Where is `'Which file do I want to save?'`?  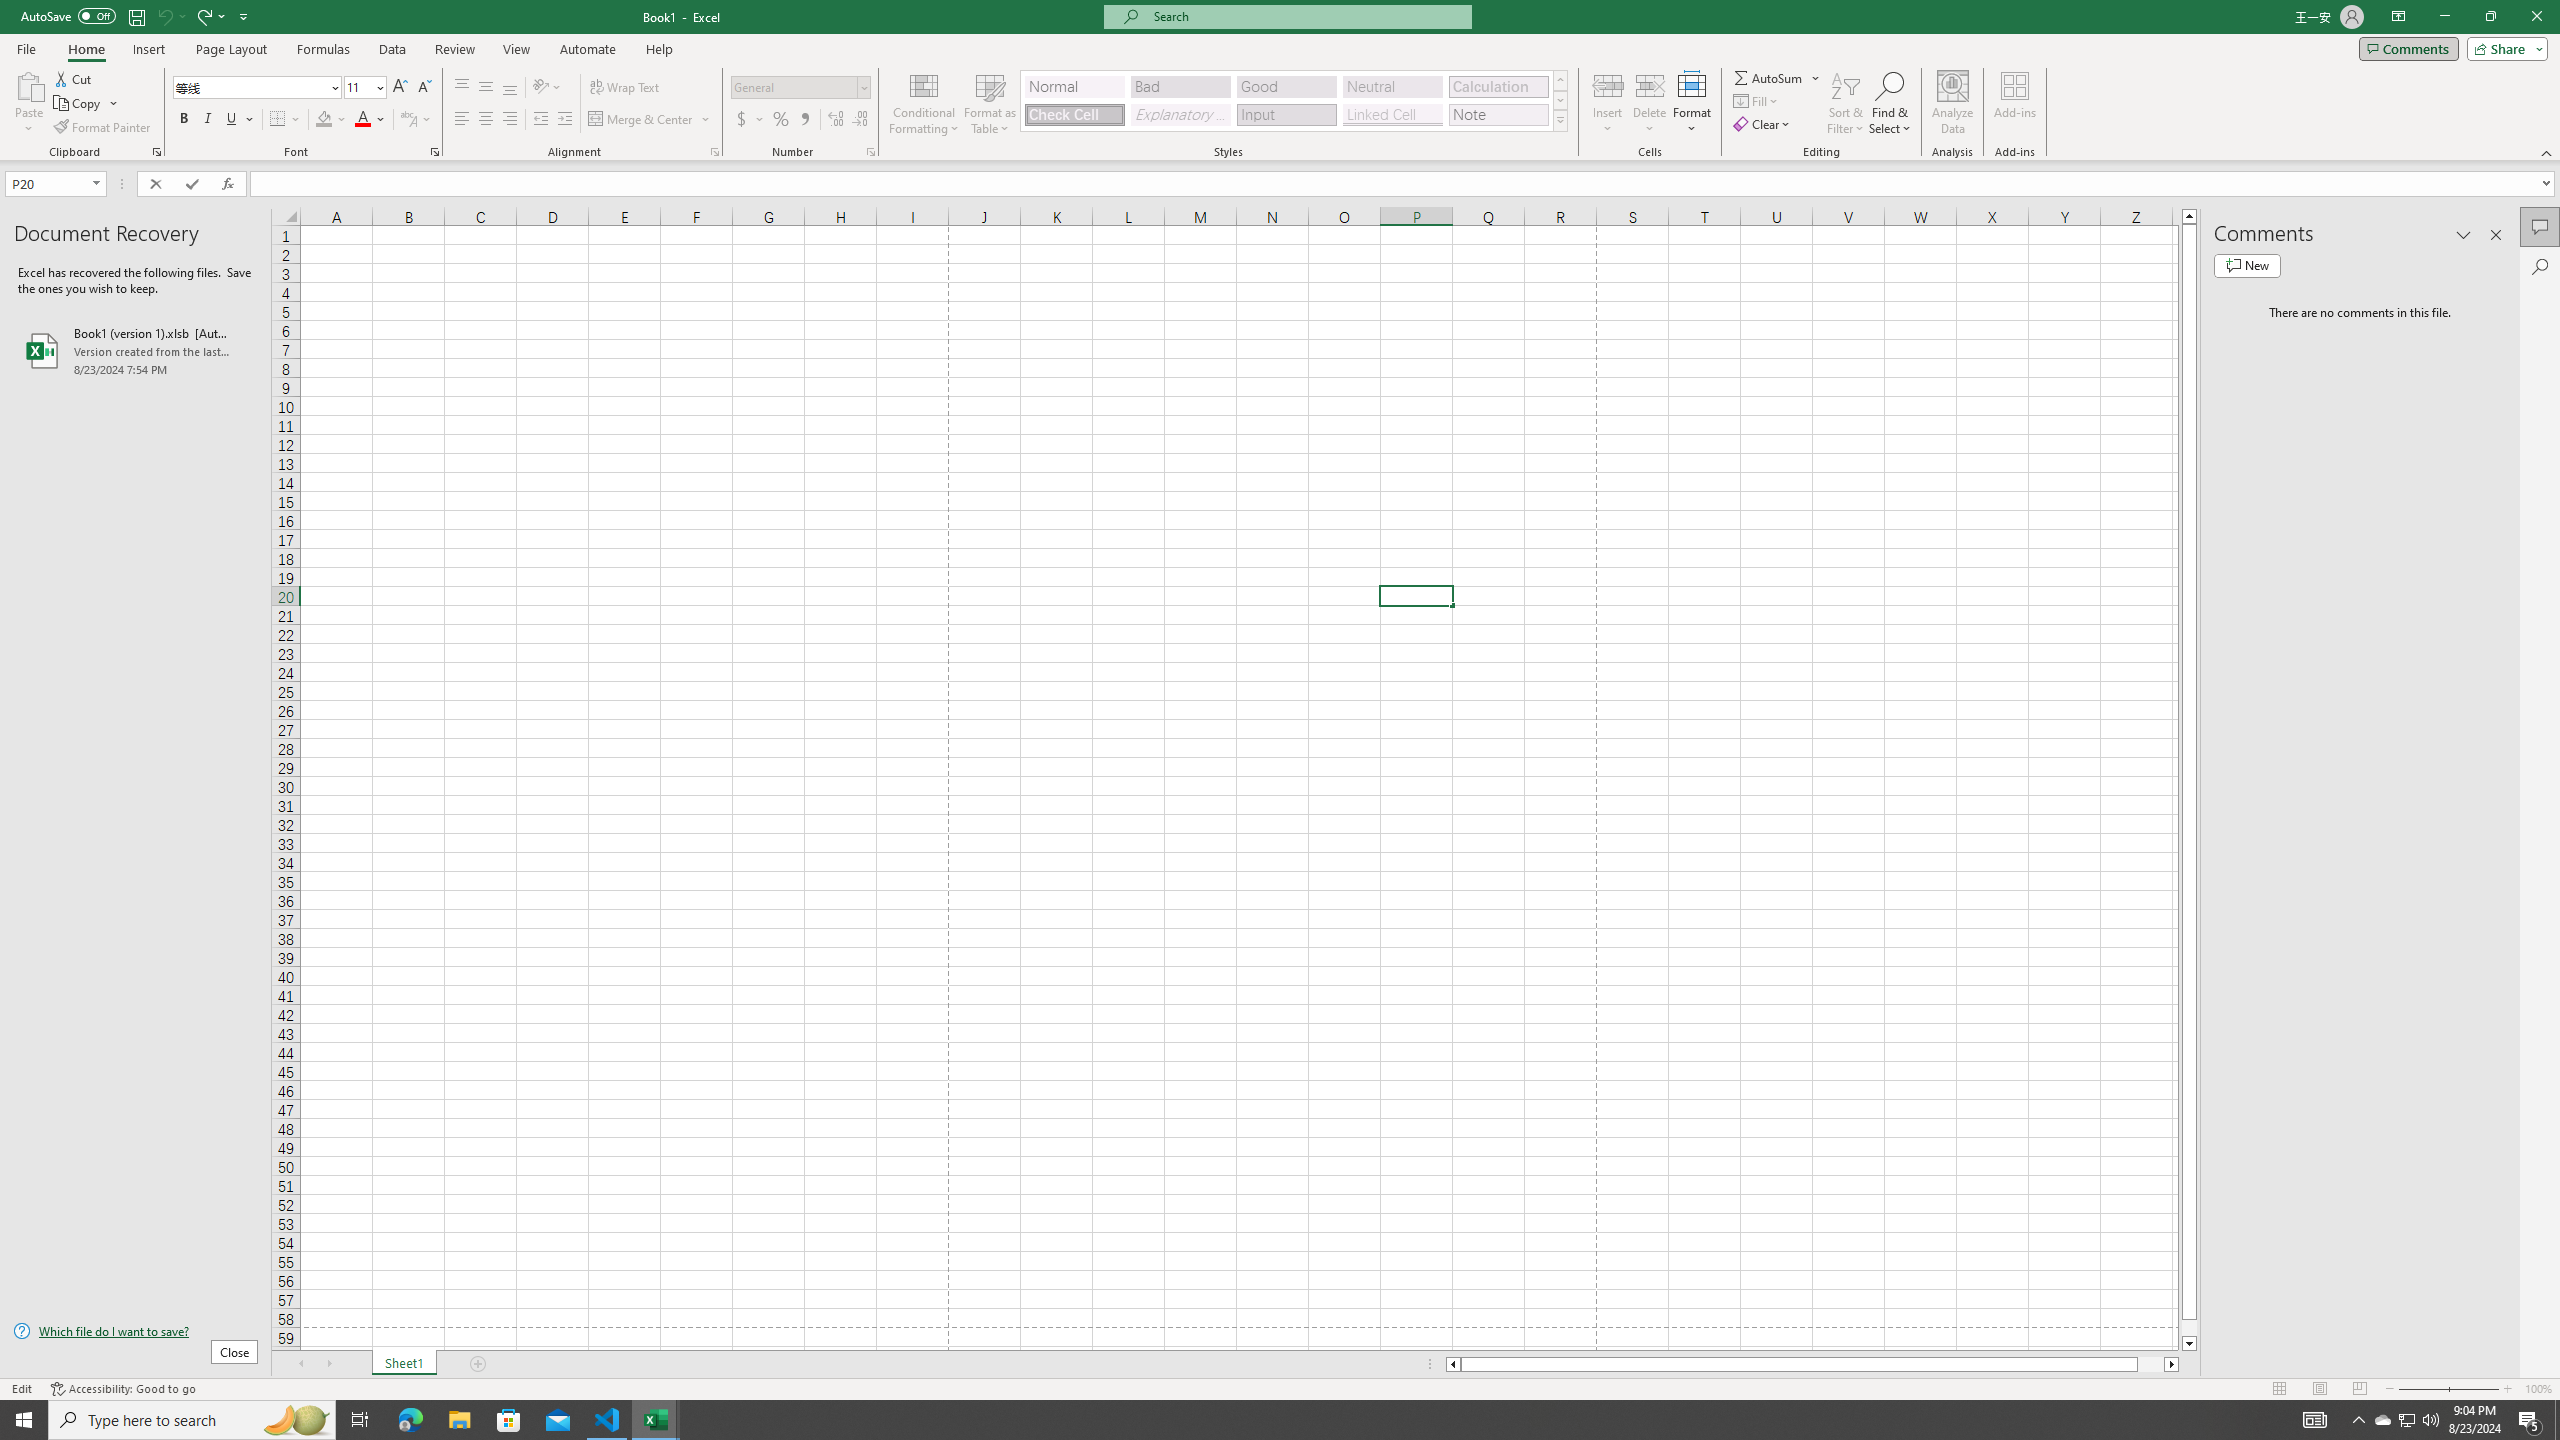 'Which file do I want to save?' is located at coordinates (134, 1332).